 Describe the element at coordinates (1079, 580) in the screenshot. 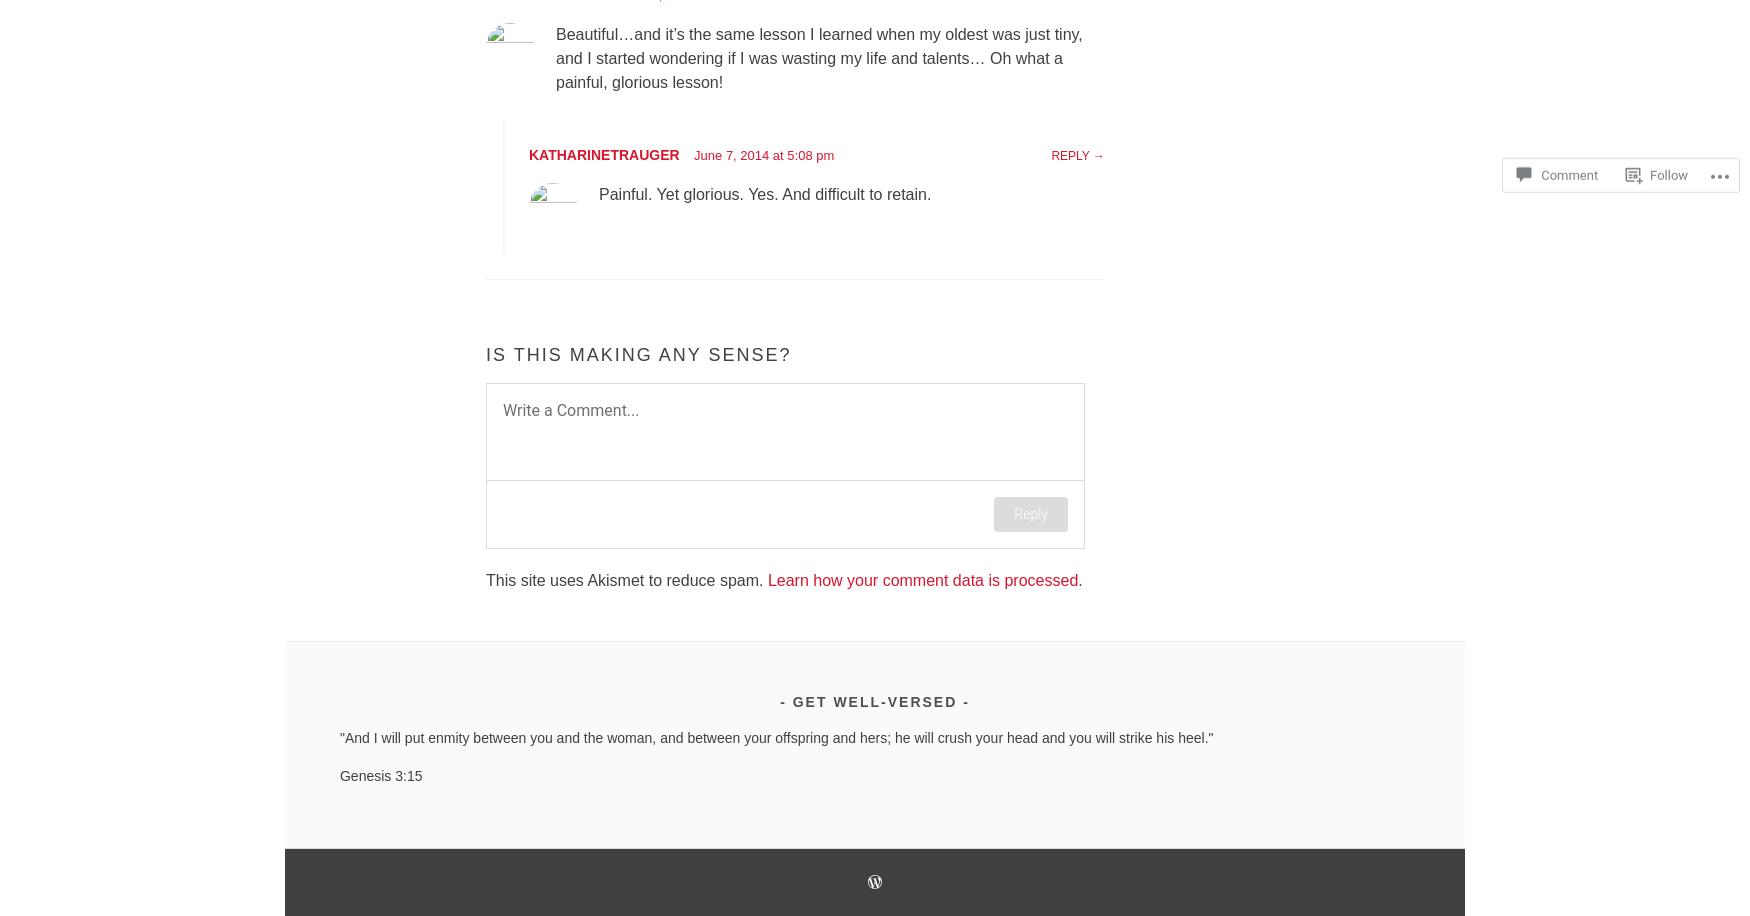

I see `'.'` at that location.